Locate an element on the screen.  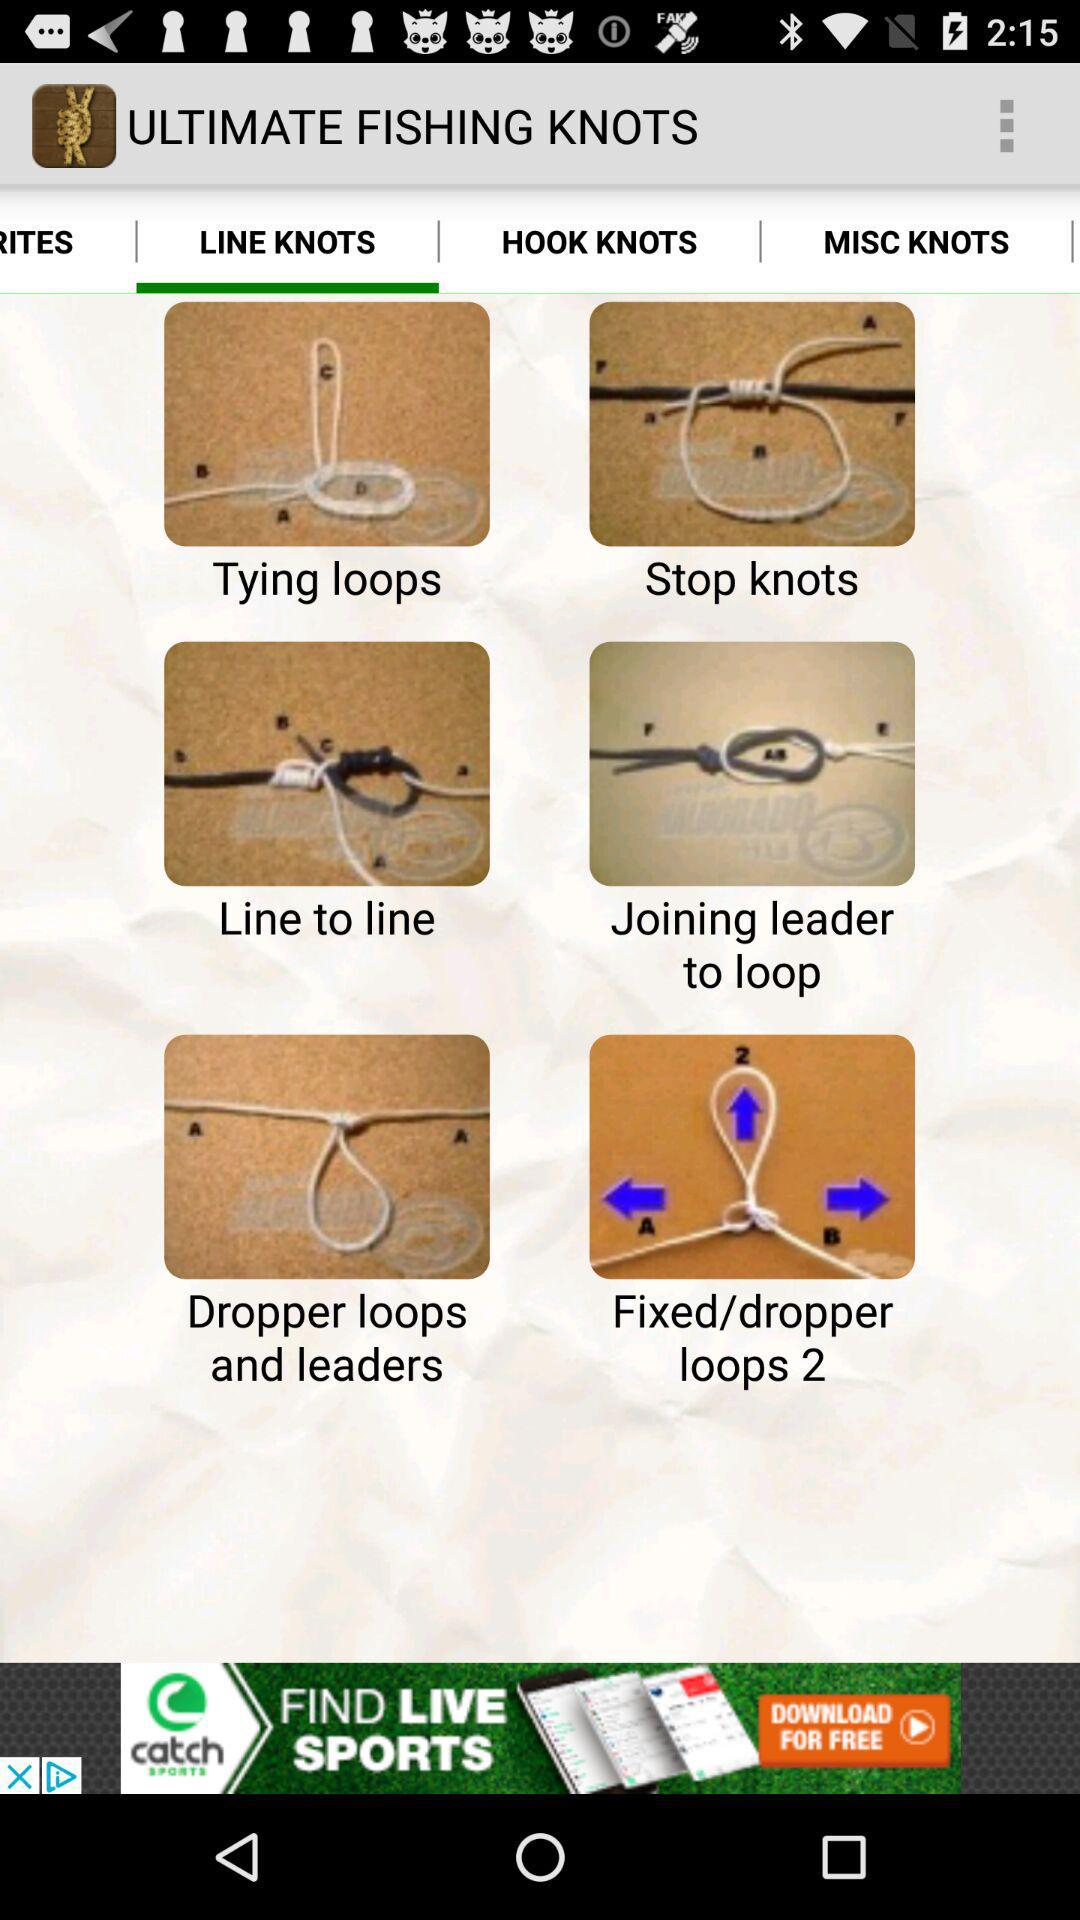
ultimate fishing knots is located at coordinates (752, 423).